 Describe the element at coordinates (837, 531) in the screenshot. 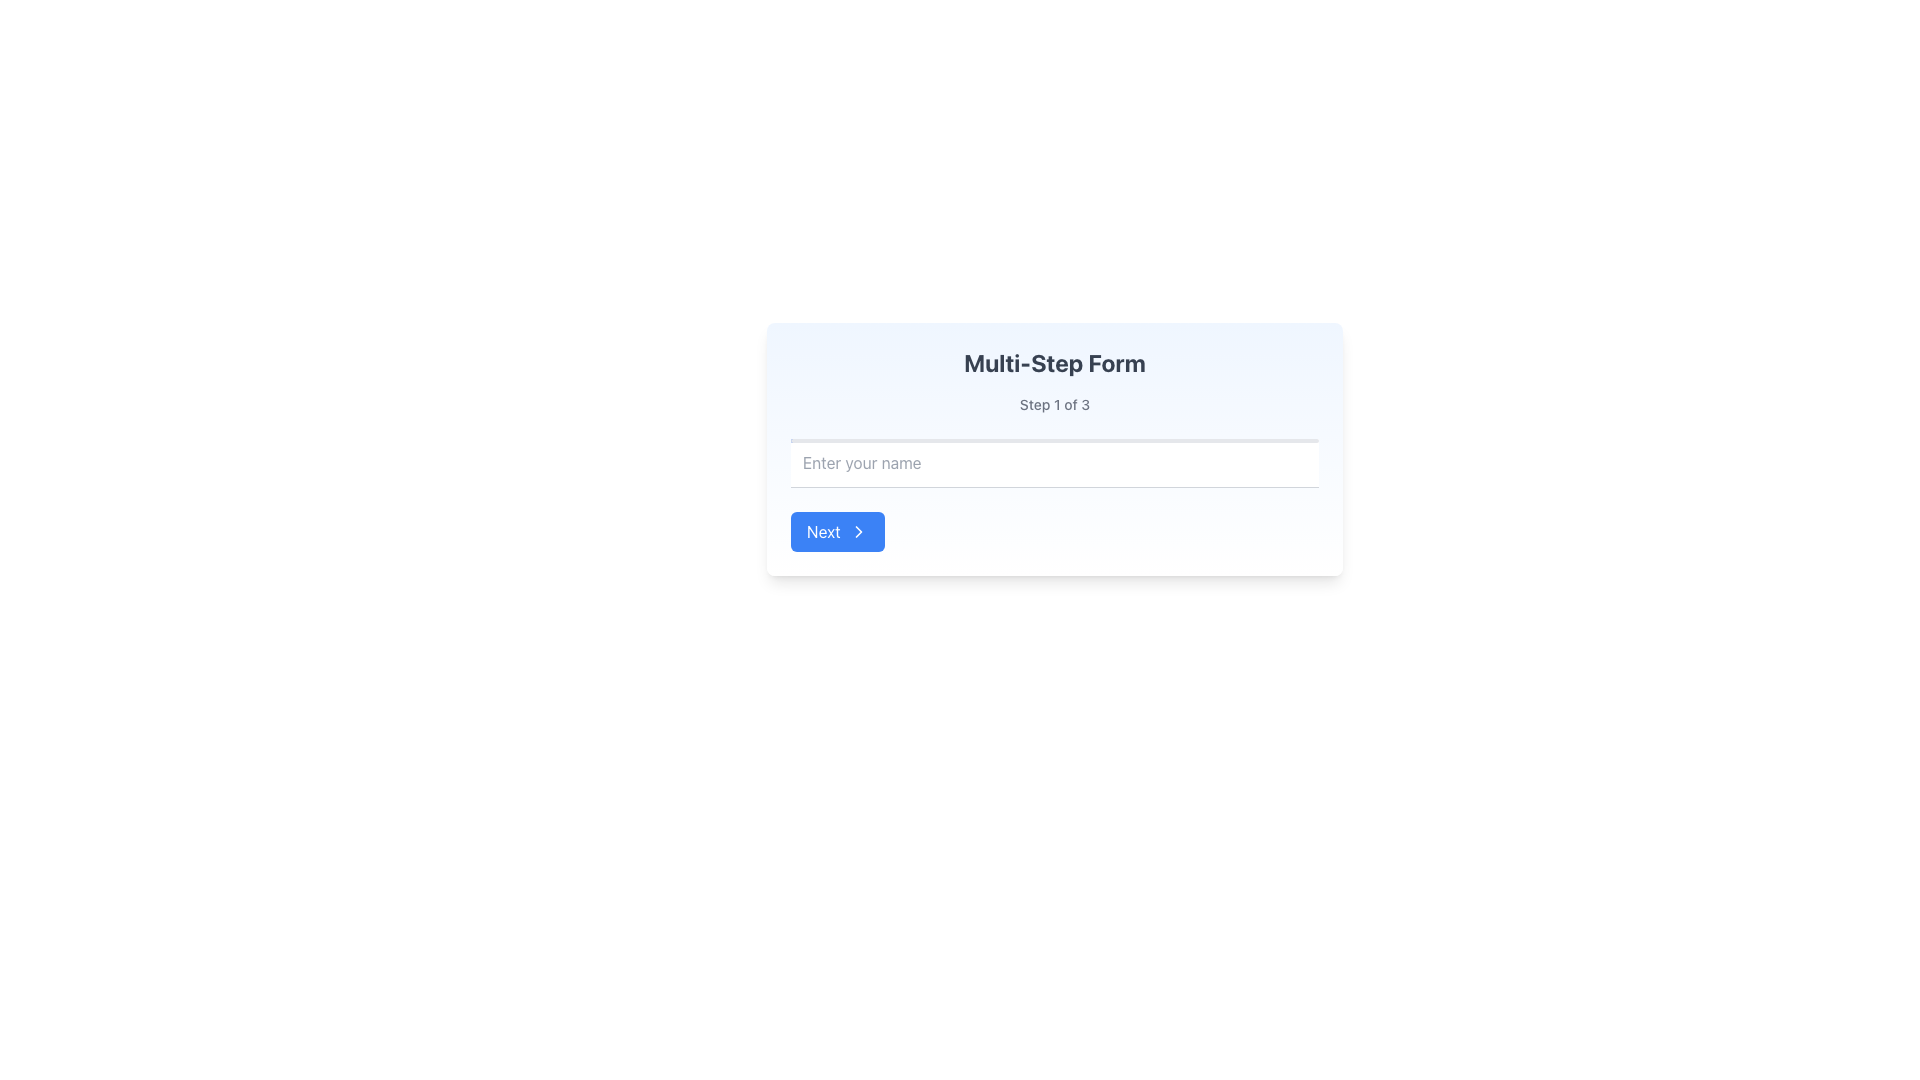

I see `the rectangular button with a blue background labeled 'Next', located in the lower-left section of the page` at that location.